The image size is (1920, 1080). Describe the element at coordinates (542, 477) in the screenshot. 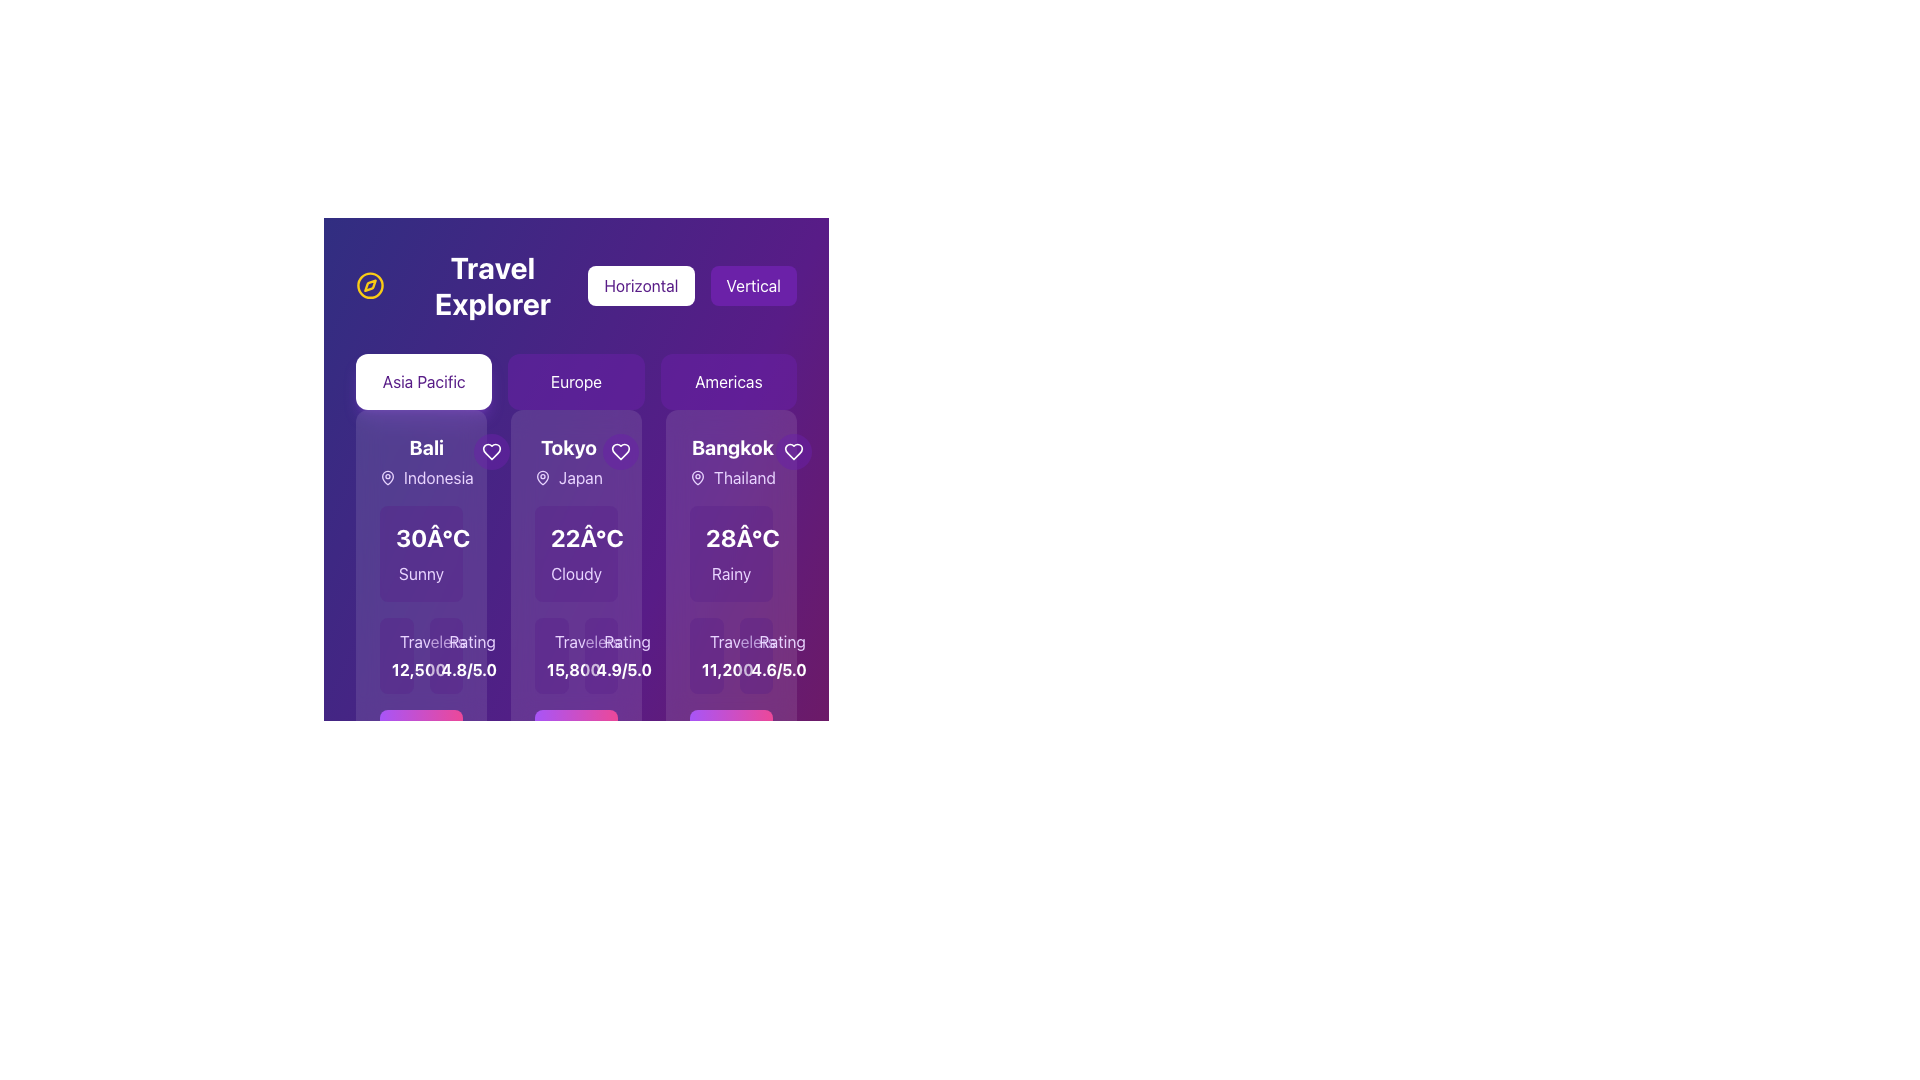

I see `the pin icon located below the title 'Tokyo' and above the text '22°C', which is aligned in the middle of the Tokyo card` at that location.